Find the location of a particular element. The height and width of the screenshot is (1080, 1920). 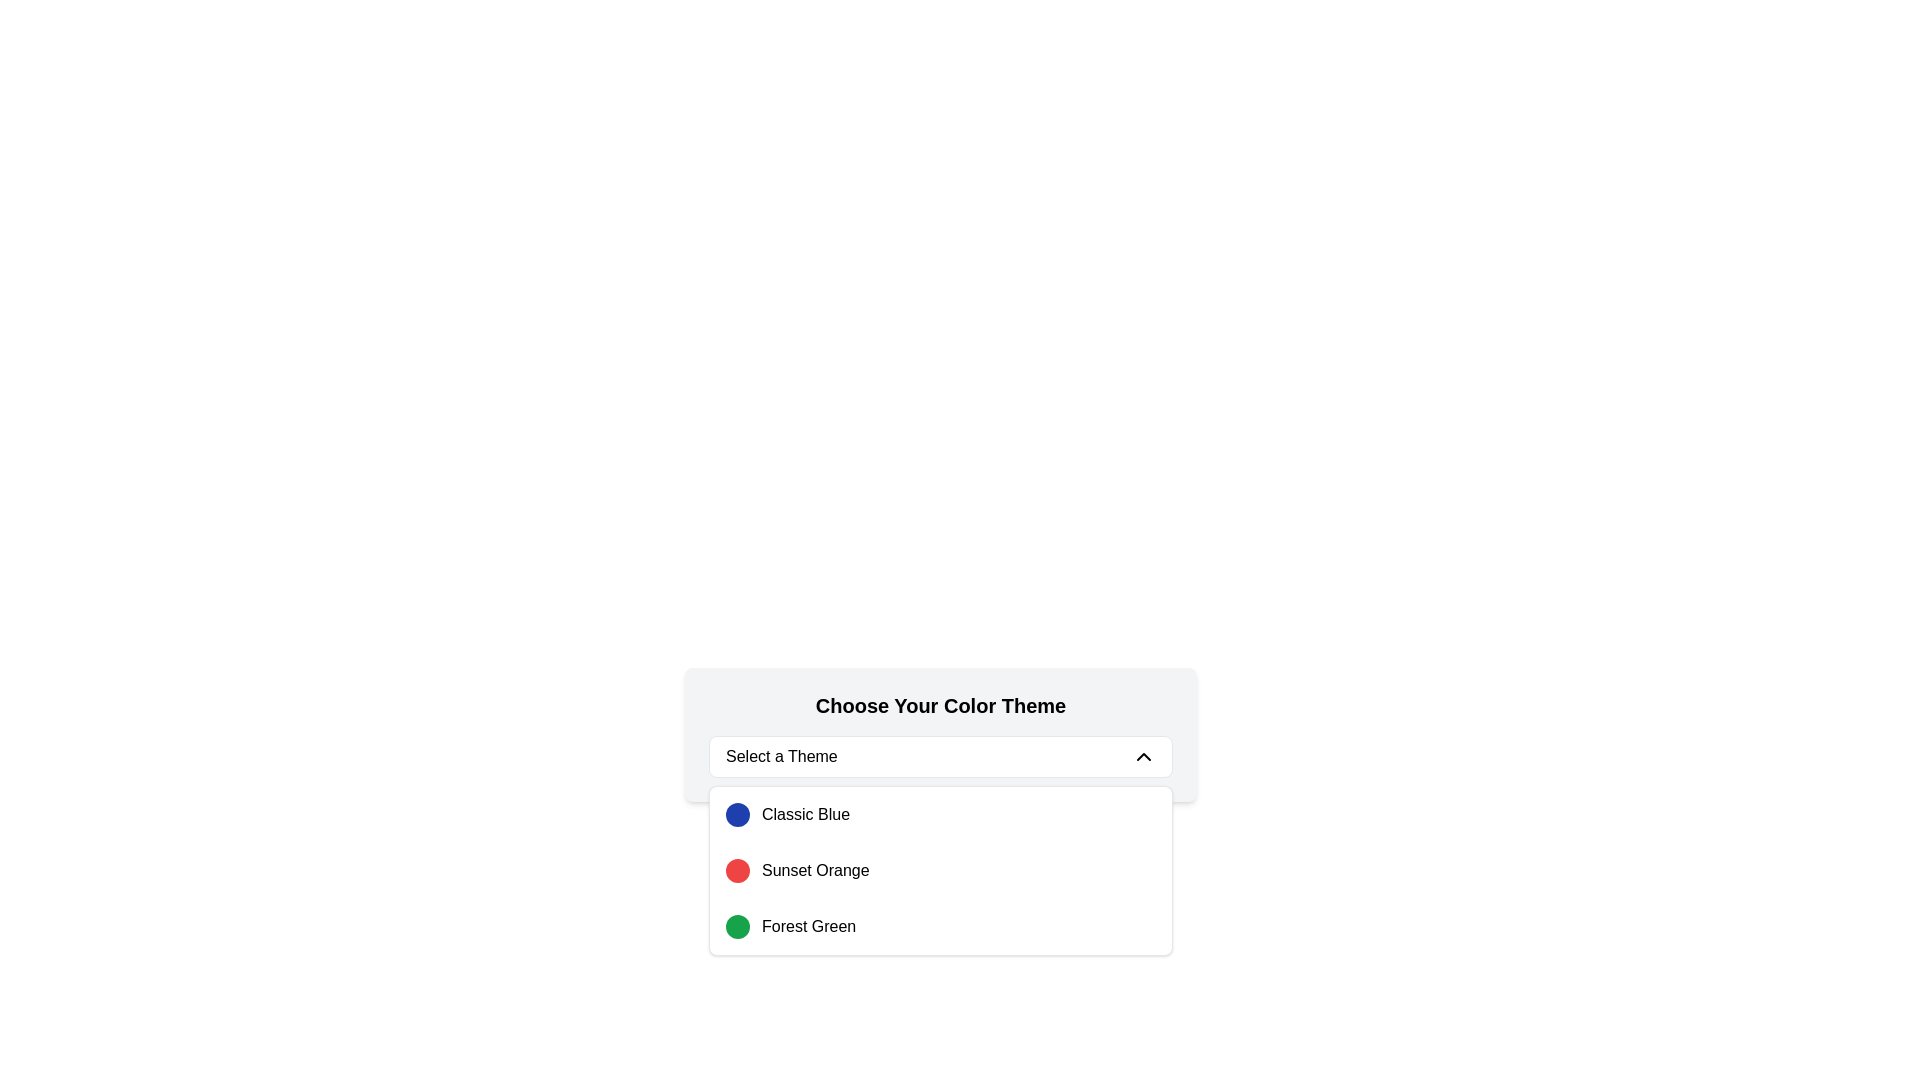

the header text that reads 'Choose Your Color Theme', which is styled as a bold, large title and is positioned above other interactive elements for selecting color themes is located at coordinates (939, 704).